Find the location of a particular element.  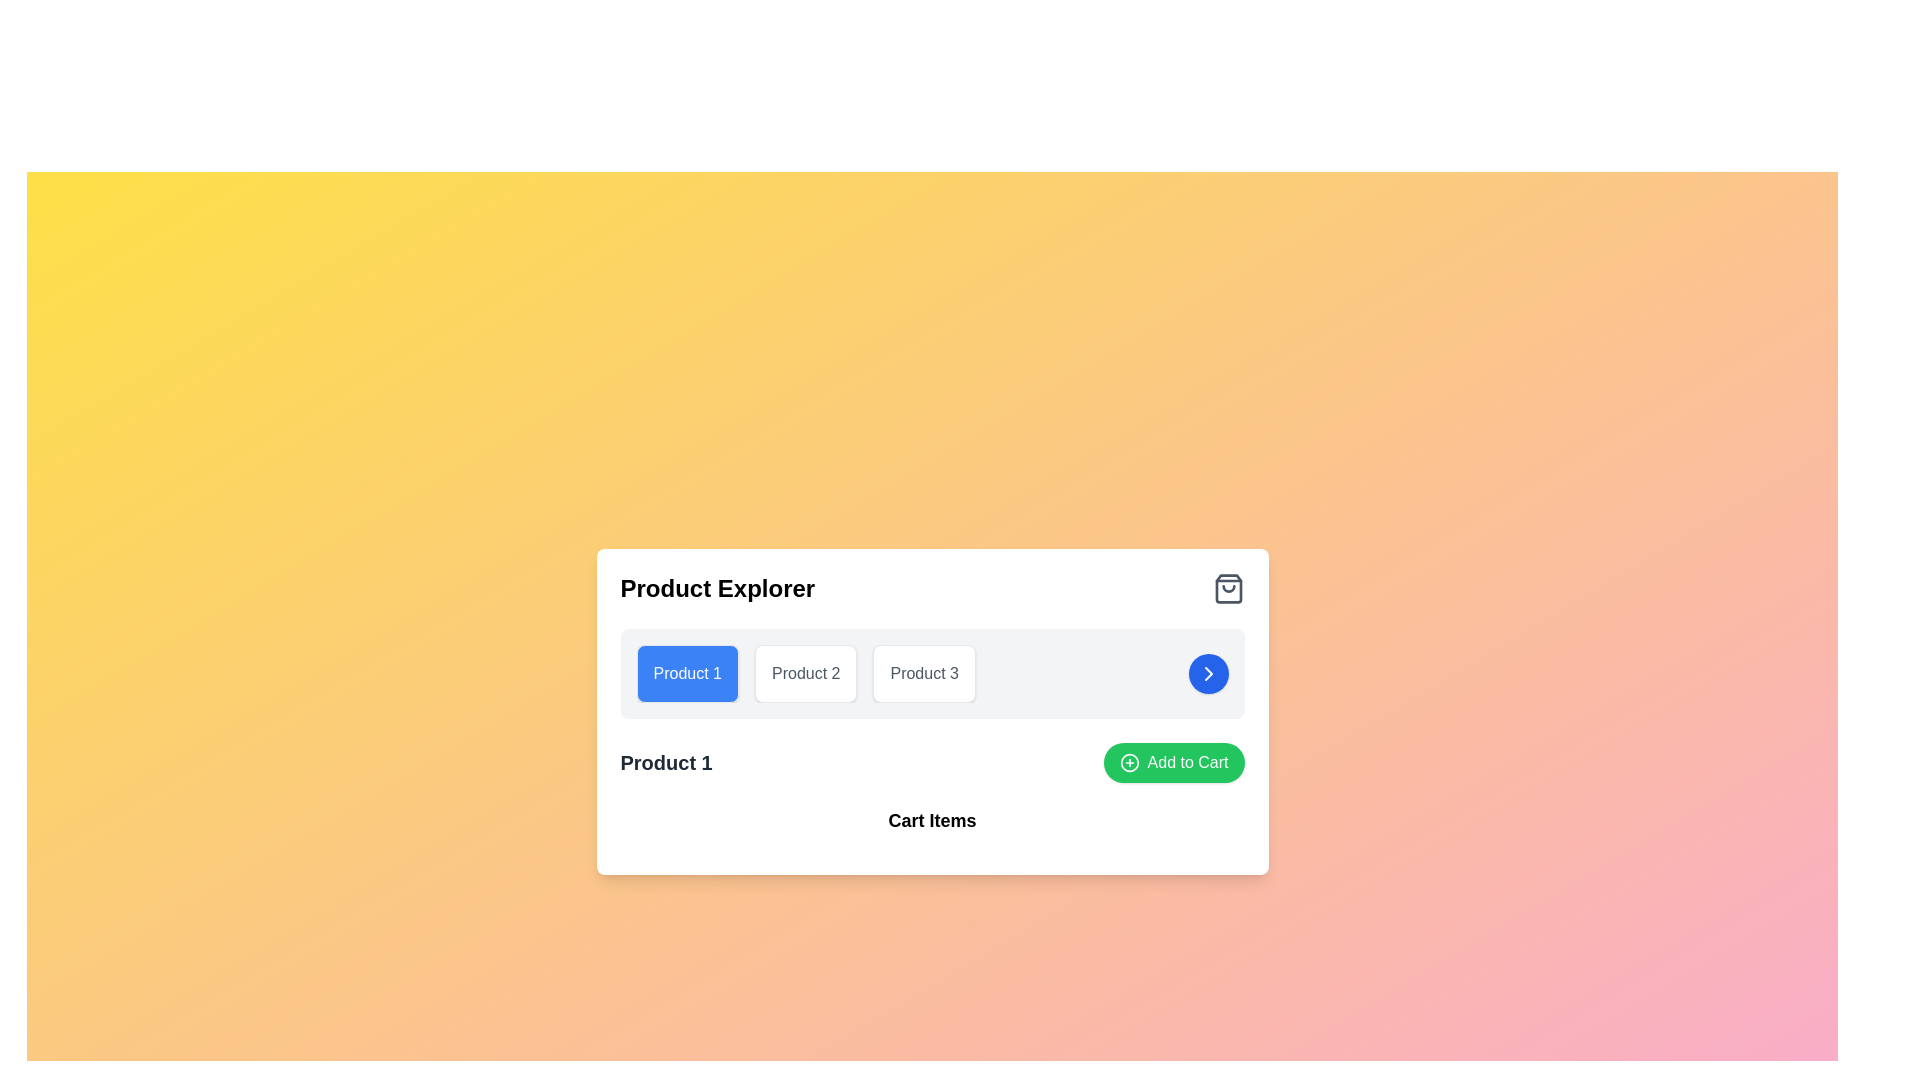

the button that adds 'Product 1' to the shopping cart is located at coordinates (1174, 763).